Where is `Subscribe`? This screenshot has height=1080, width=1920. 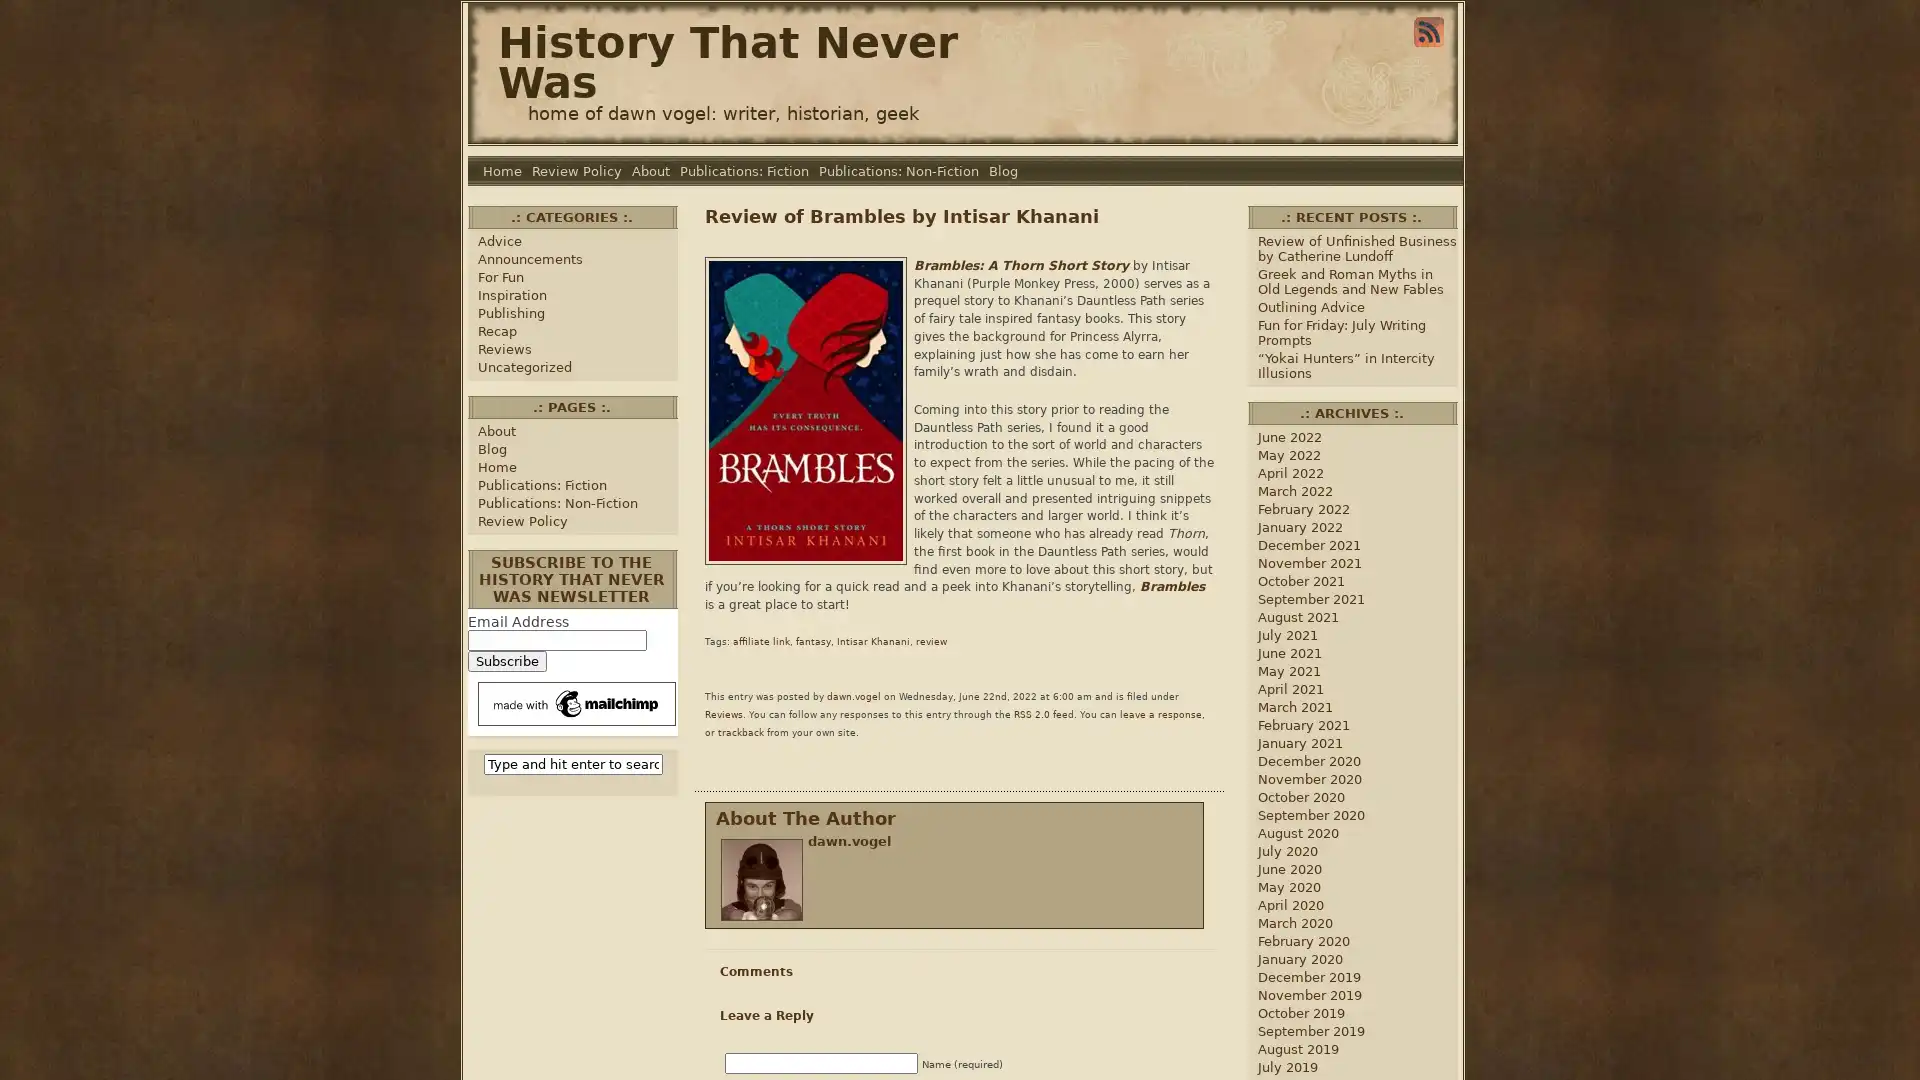 Subscribe is located at coordinates (507, 661).